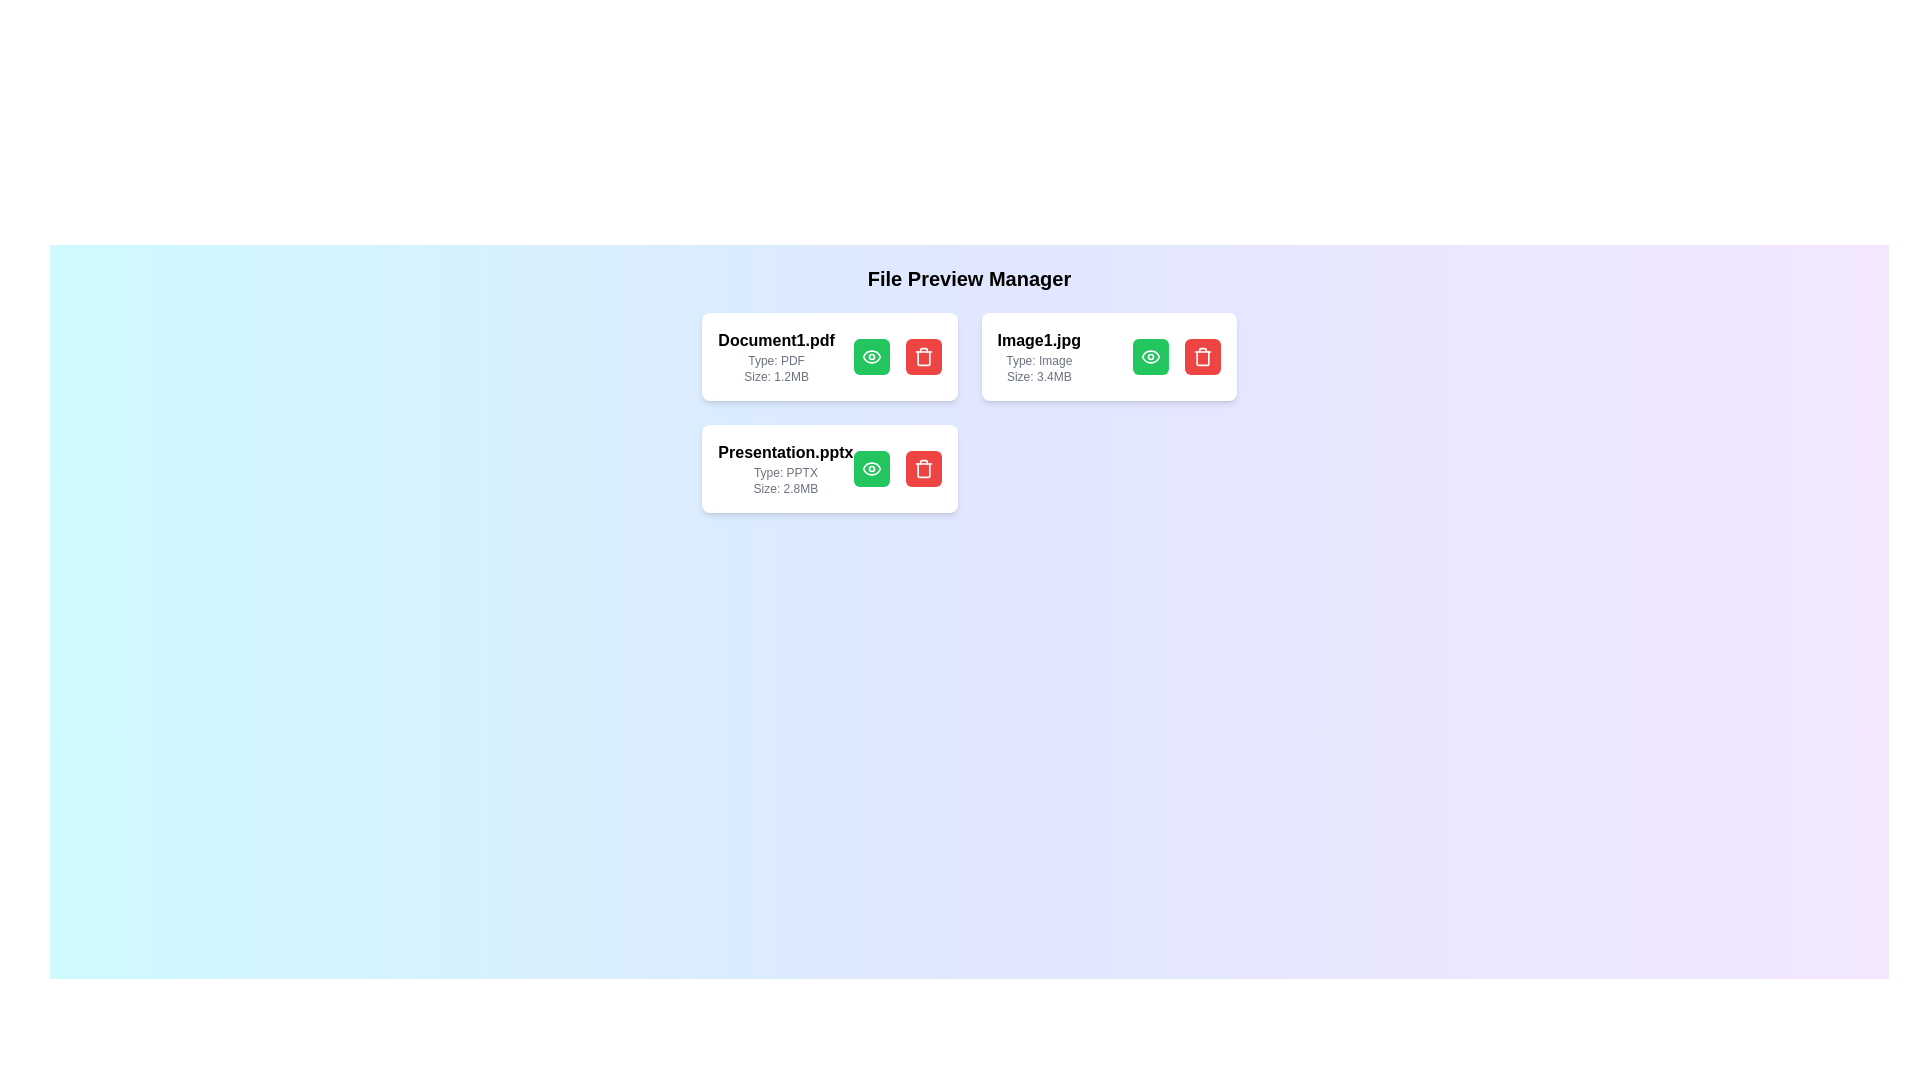 This screenshot has width=1920, height=1080. What do you see at coordinates (1039, 377) in the screenshot?
I see `the text label indicating the size of the file 'Image1.jpg' in megabytes to check for additional details` at bounding box center [1039, 377].